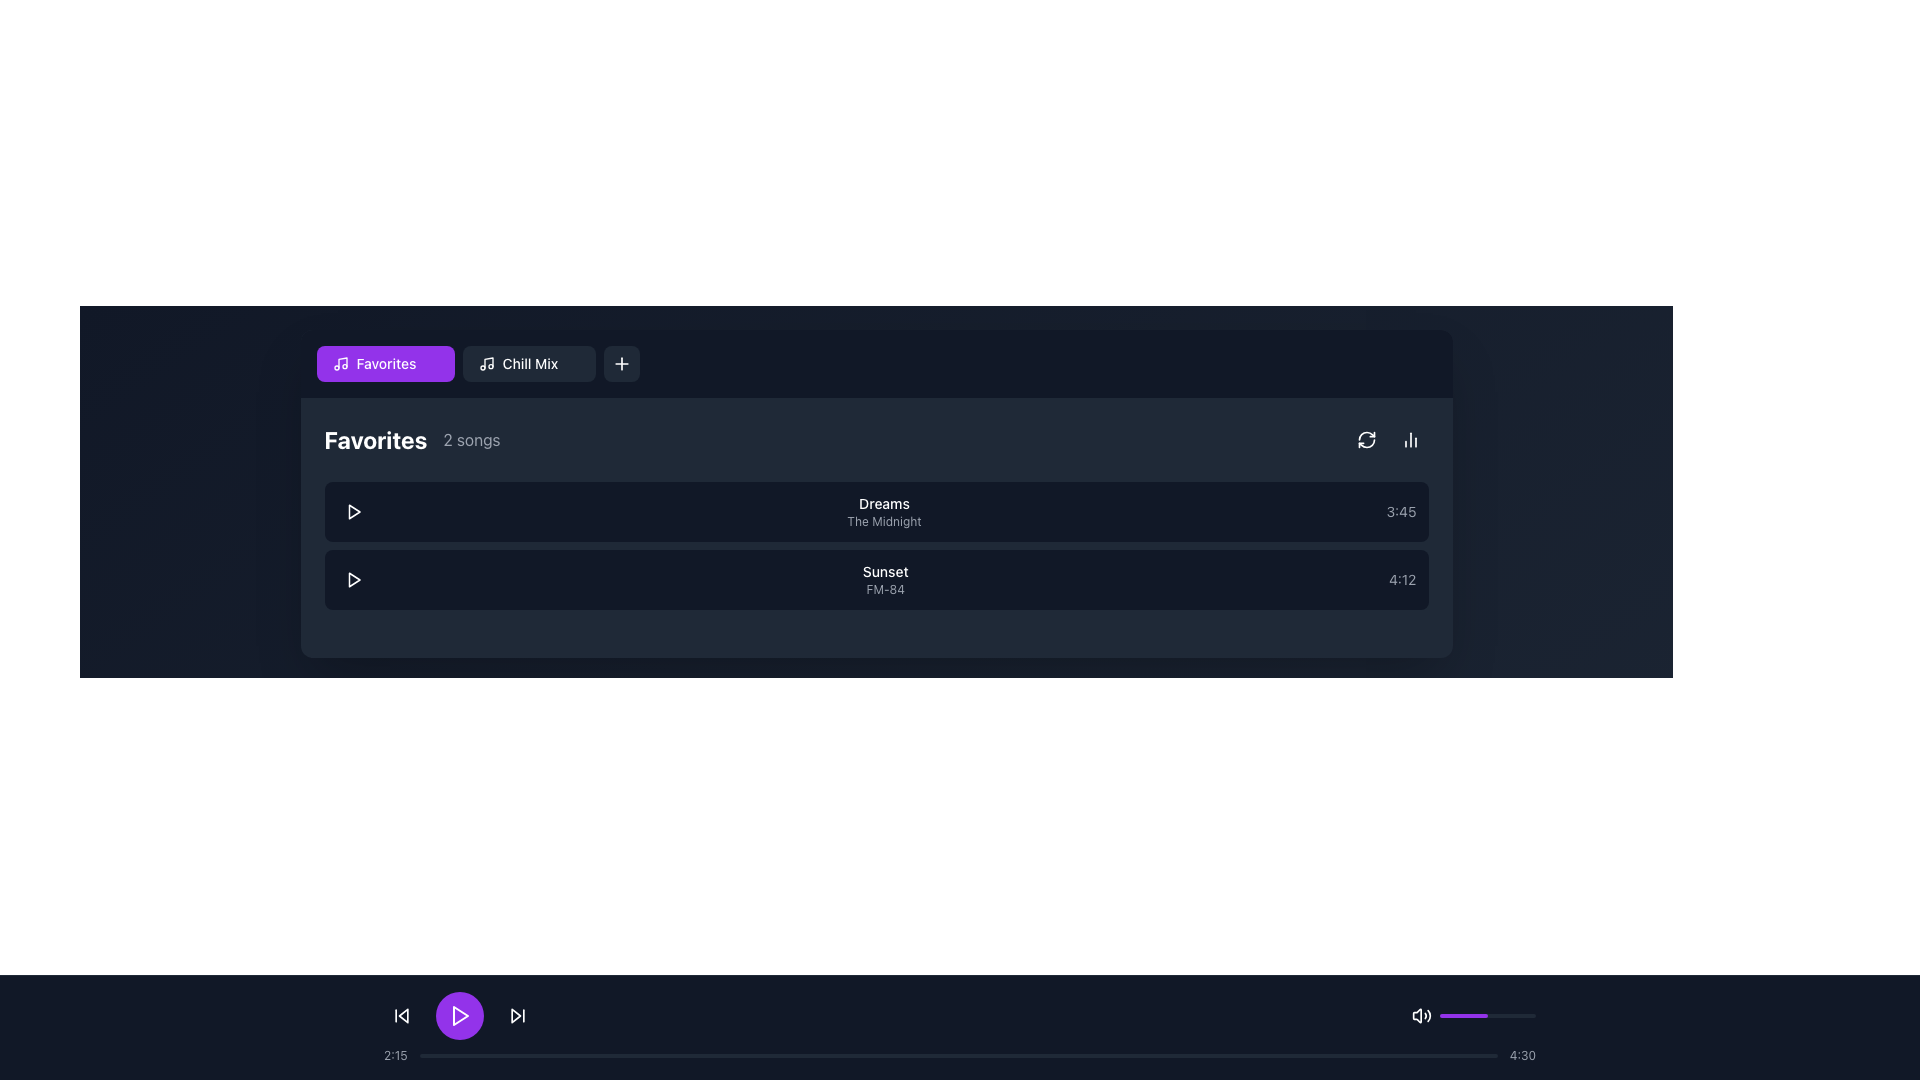 Image resolution: width=1920 pixels, height=1080 pixels. What do you see at coordinates (395, 1055) in the screenshot?
I see `elapsed time displayed in the gray text label showing '2:15', located towards the left of the progress bar at the bottom section of the interface` at bounding box center [395, 1055].